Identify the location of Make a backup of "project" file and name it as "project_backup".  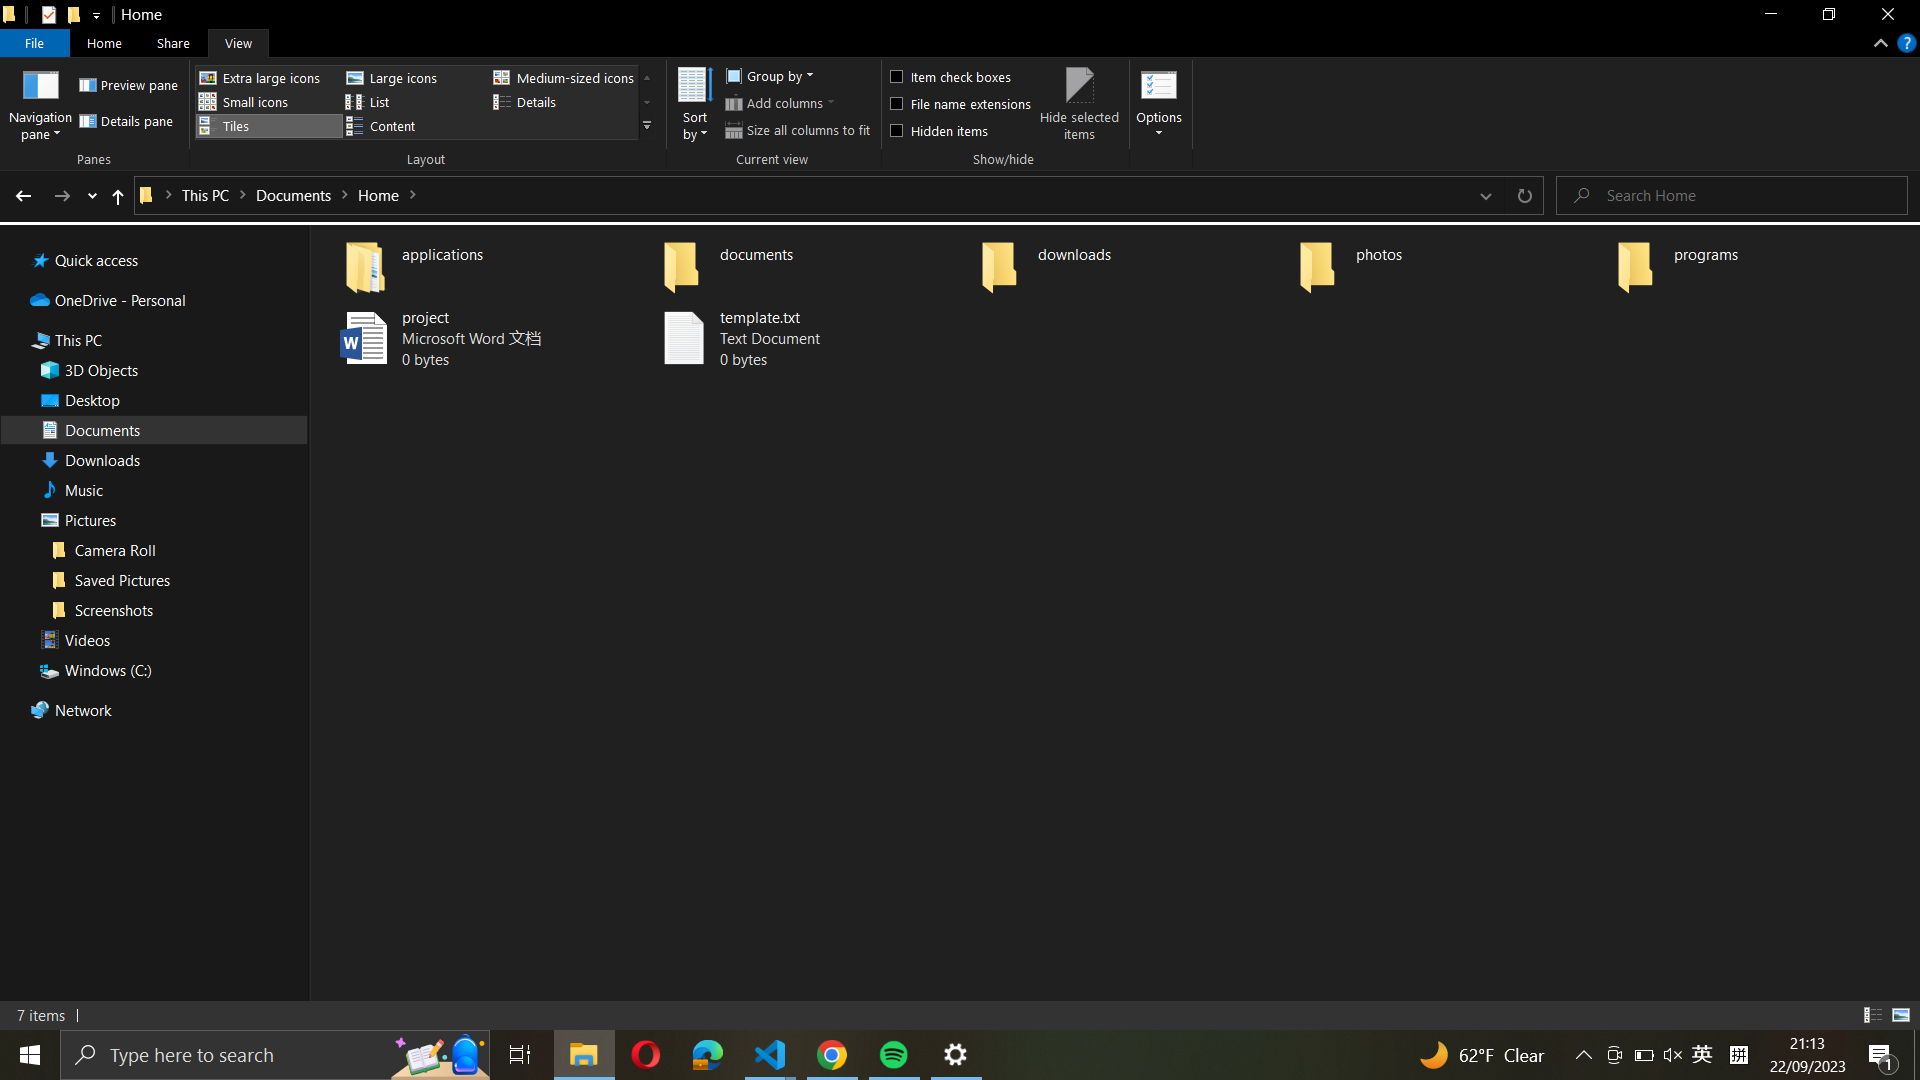
(476, 338).